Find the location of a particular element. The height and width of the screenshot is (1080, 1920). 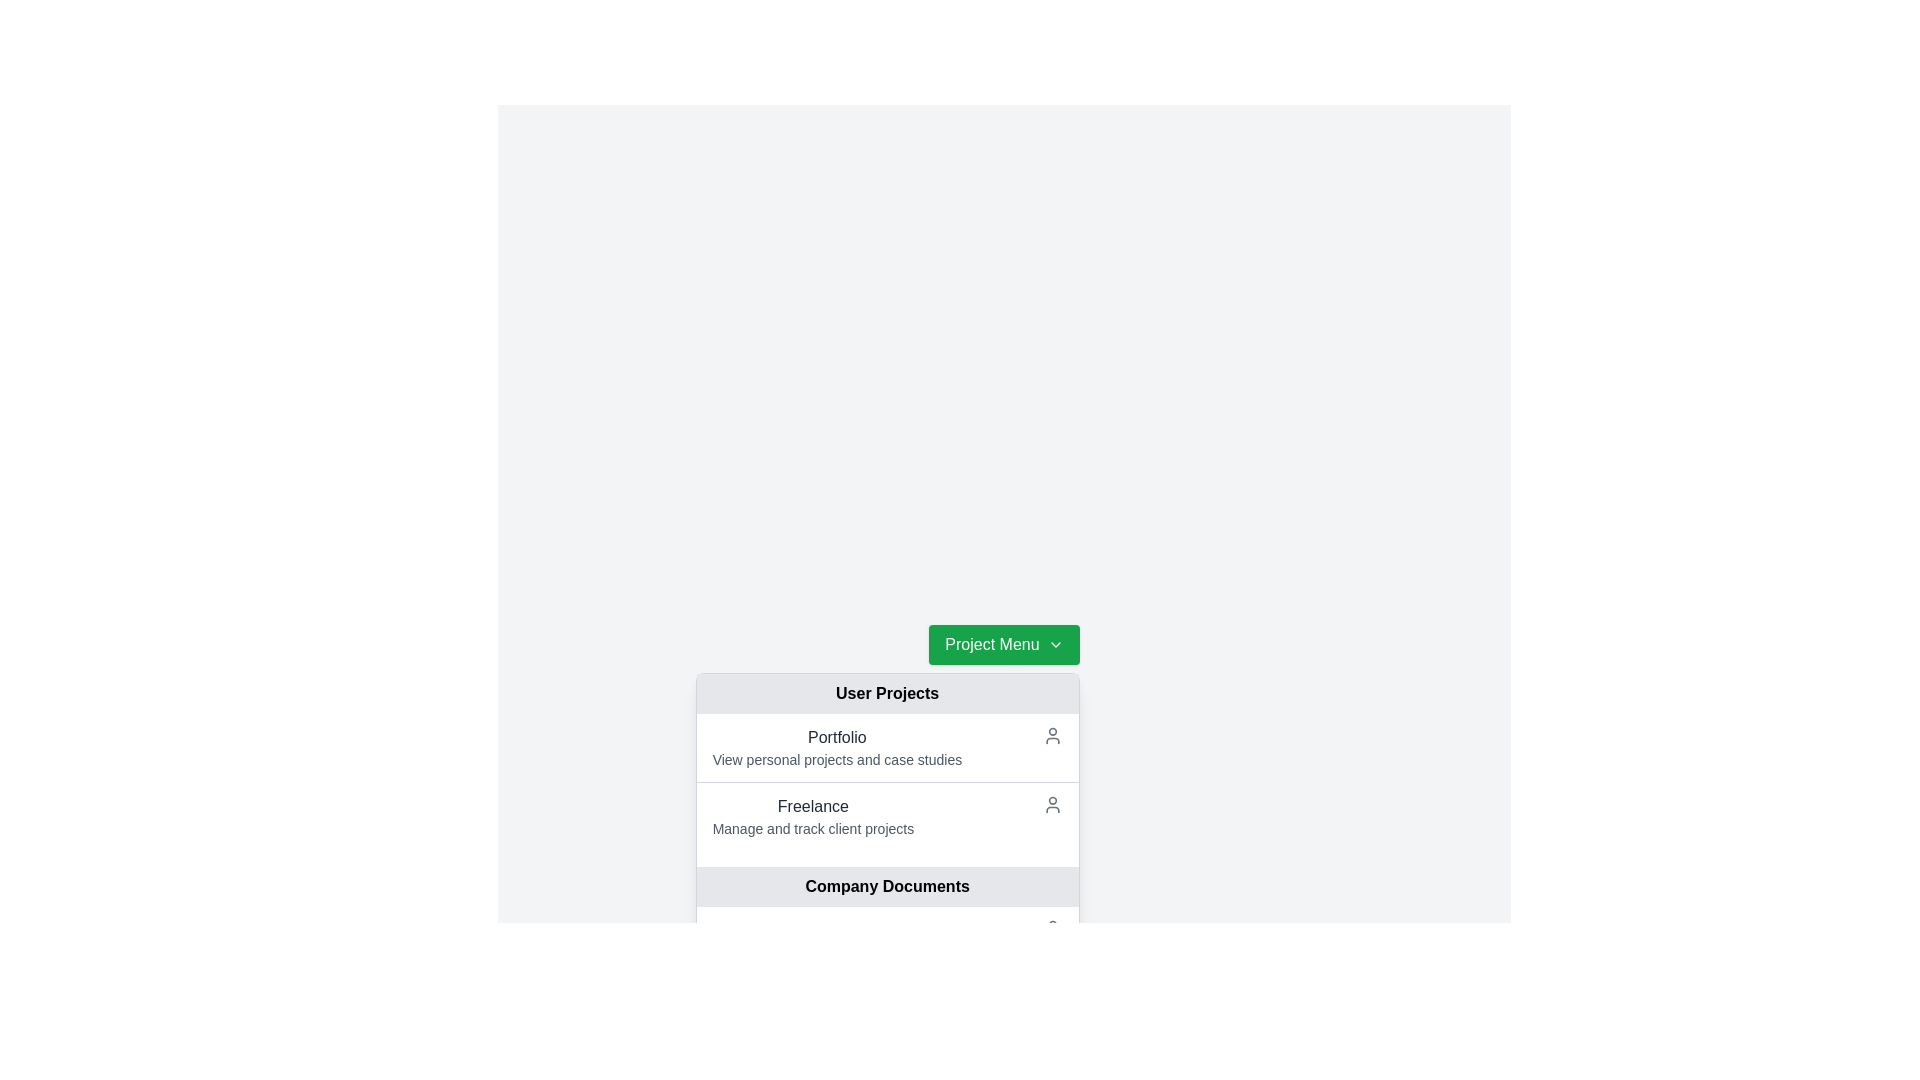

the icon representing user profile management located to the far right of the text 'Freelance Manage and track client projects' in the 'Freelance' section is located at coordinates (1050, 804).